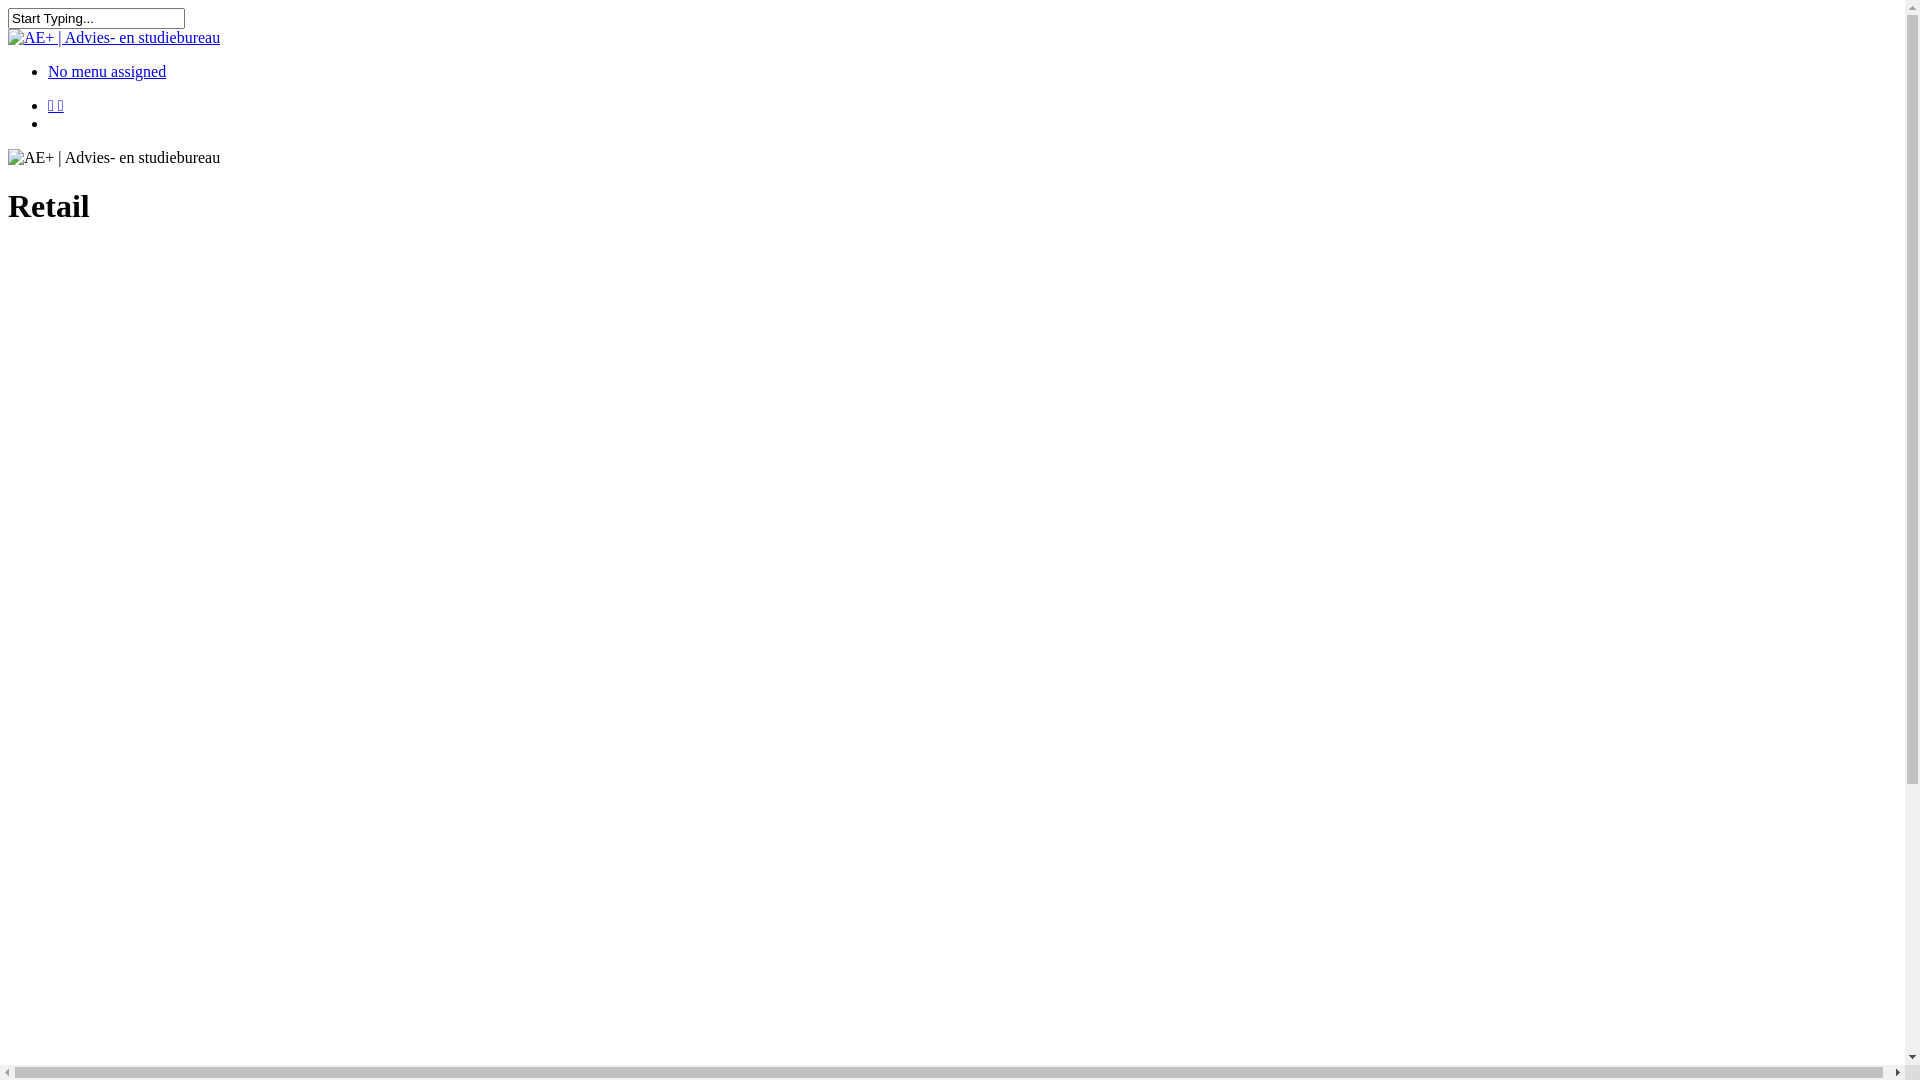 The image size is (1920, 1080). I want to click on 'No menu assigned', so click(105, 70).